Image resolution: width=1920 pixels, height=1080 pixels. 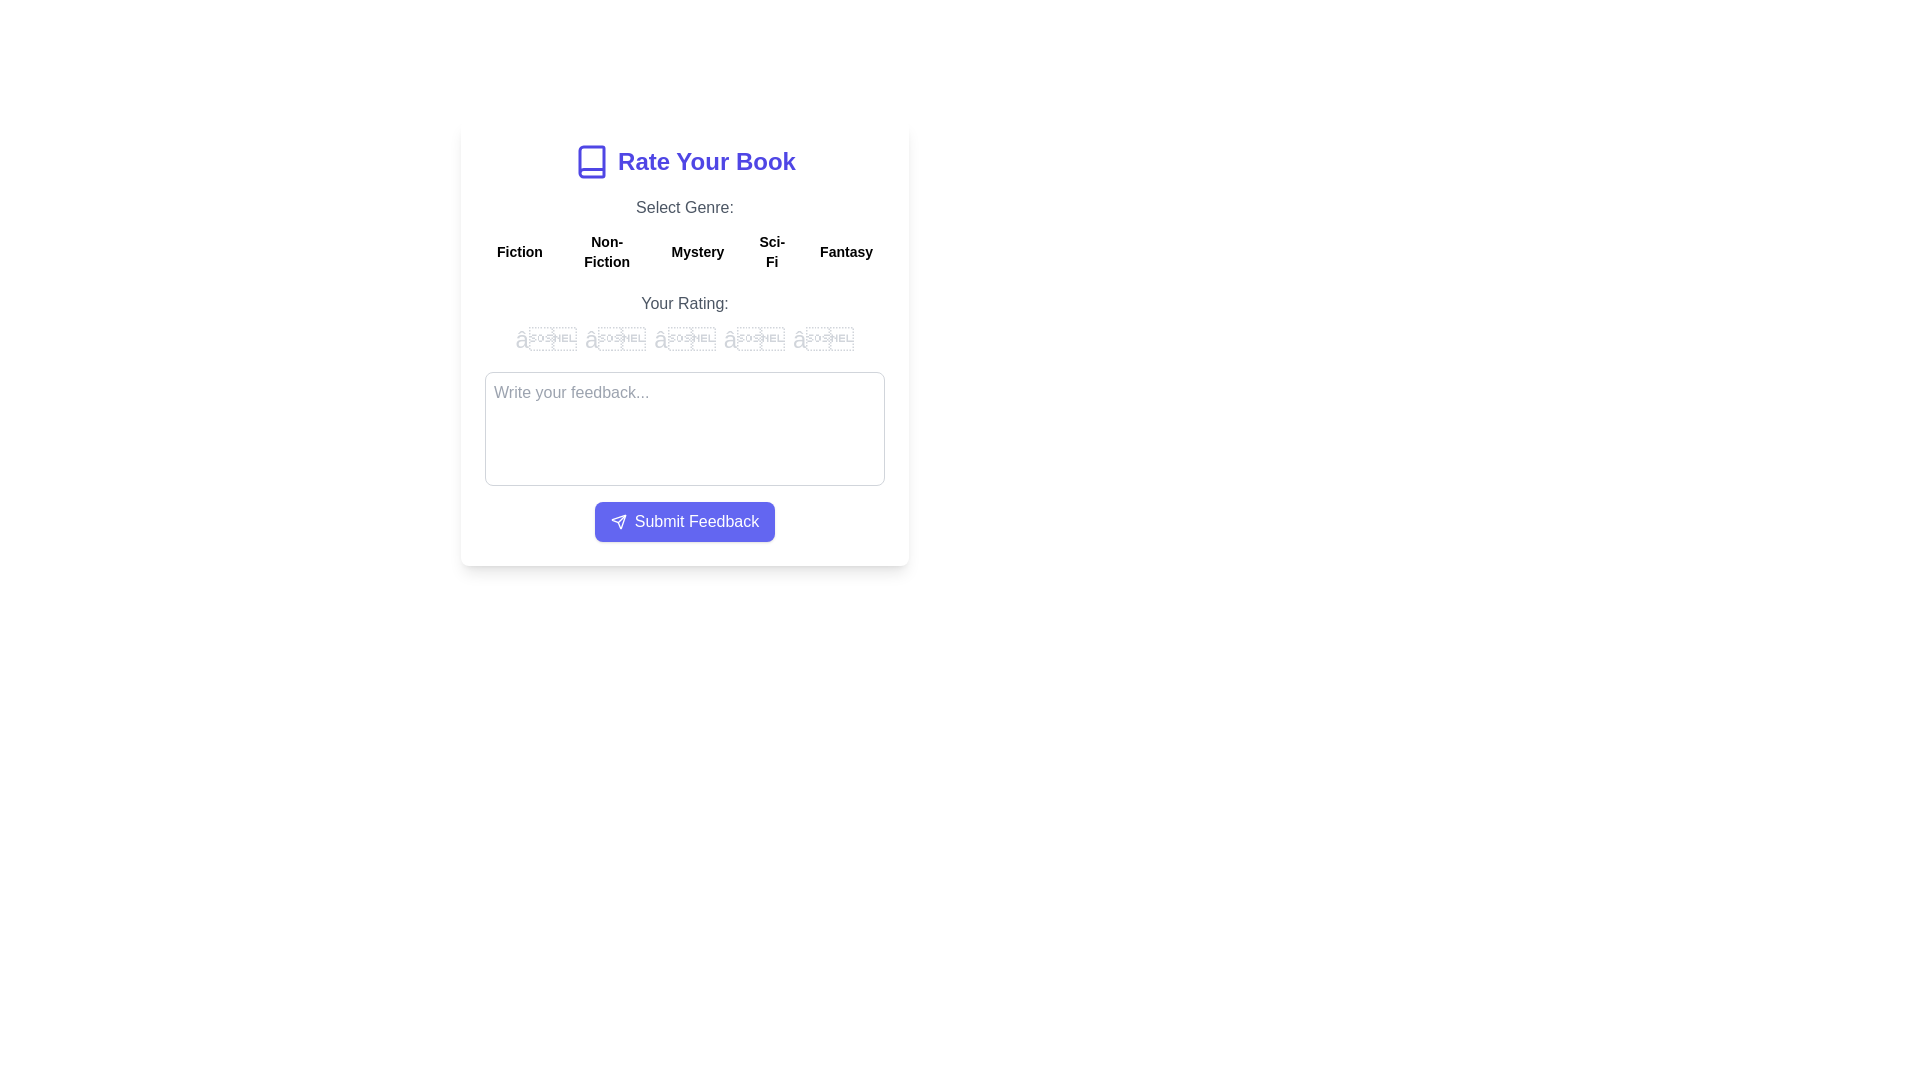 I want to click on text content of the bold label 'Rate Your Book', which is styled in deep indigo and located at the top of the card layout, adjacent to a book icon, so click(x=706, y=161).